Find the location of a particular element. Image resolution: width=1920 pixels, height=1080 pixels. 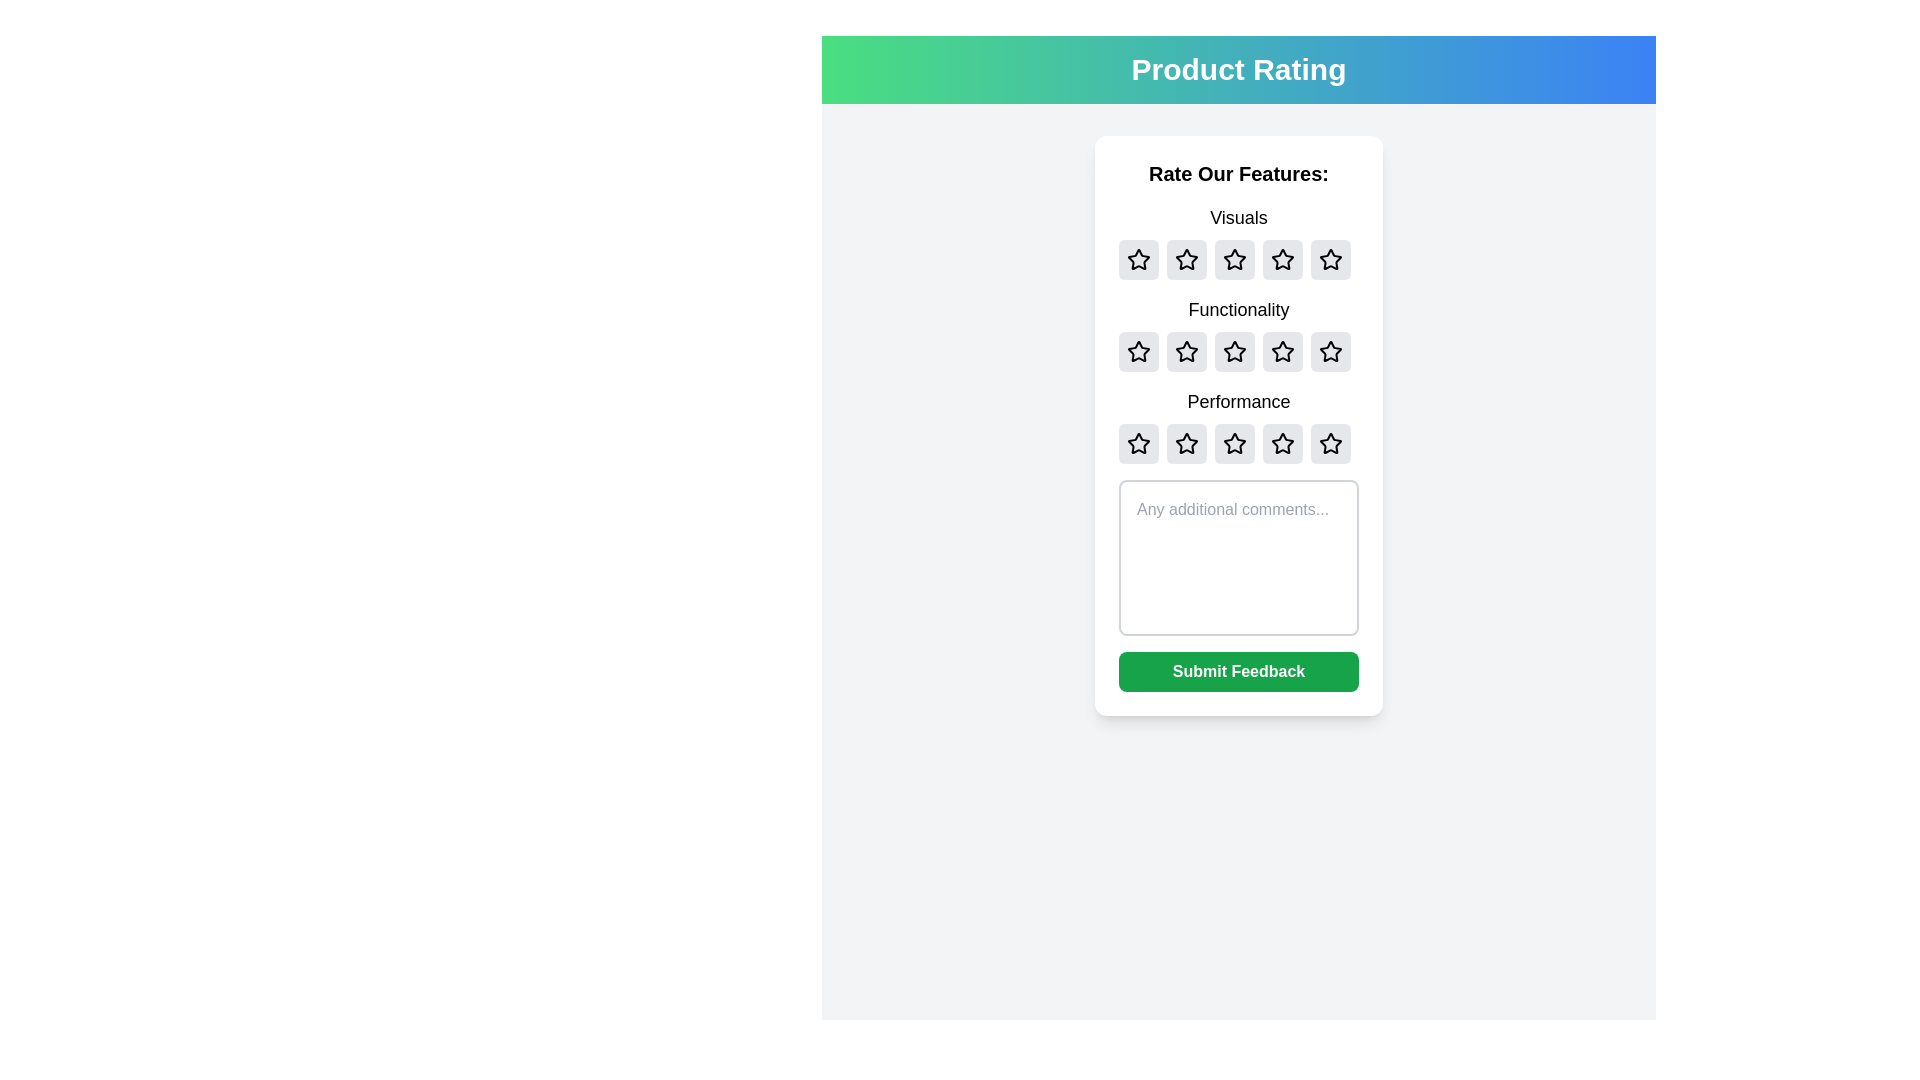

the fourth outlined star icon in the performance rating section is located at coordinates (1282, 442).